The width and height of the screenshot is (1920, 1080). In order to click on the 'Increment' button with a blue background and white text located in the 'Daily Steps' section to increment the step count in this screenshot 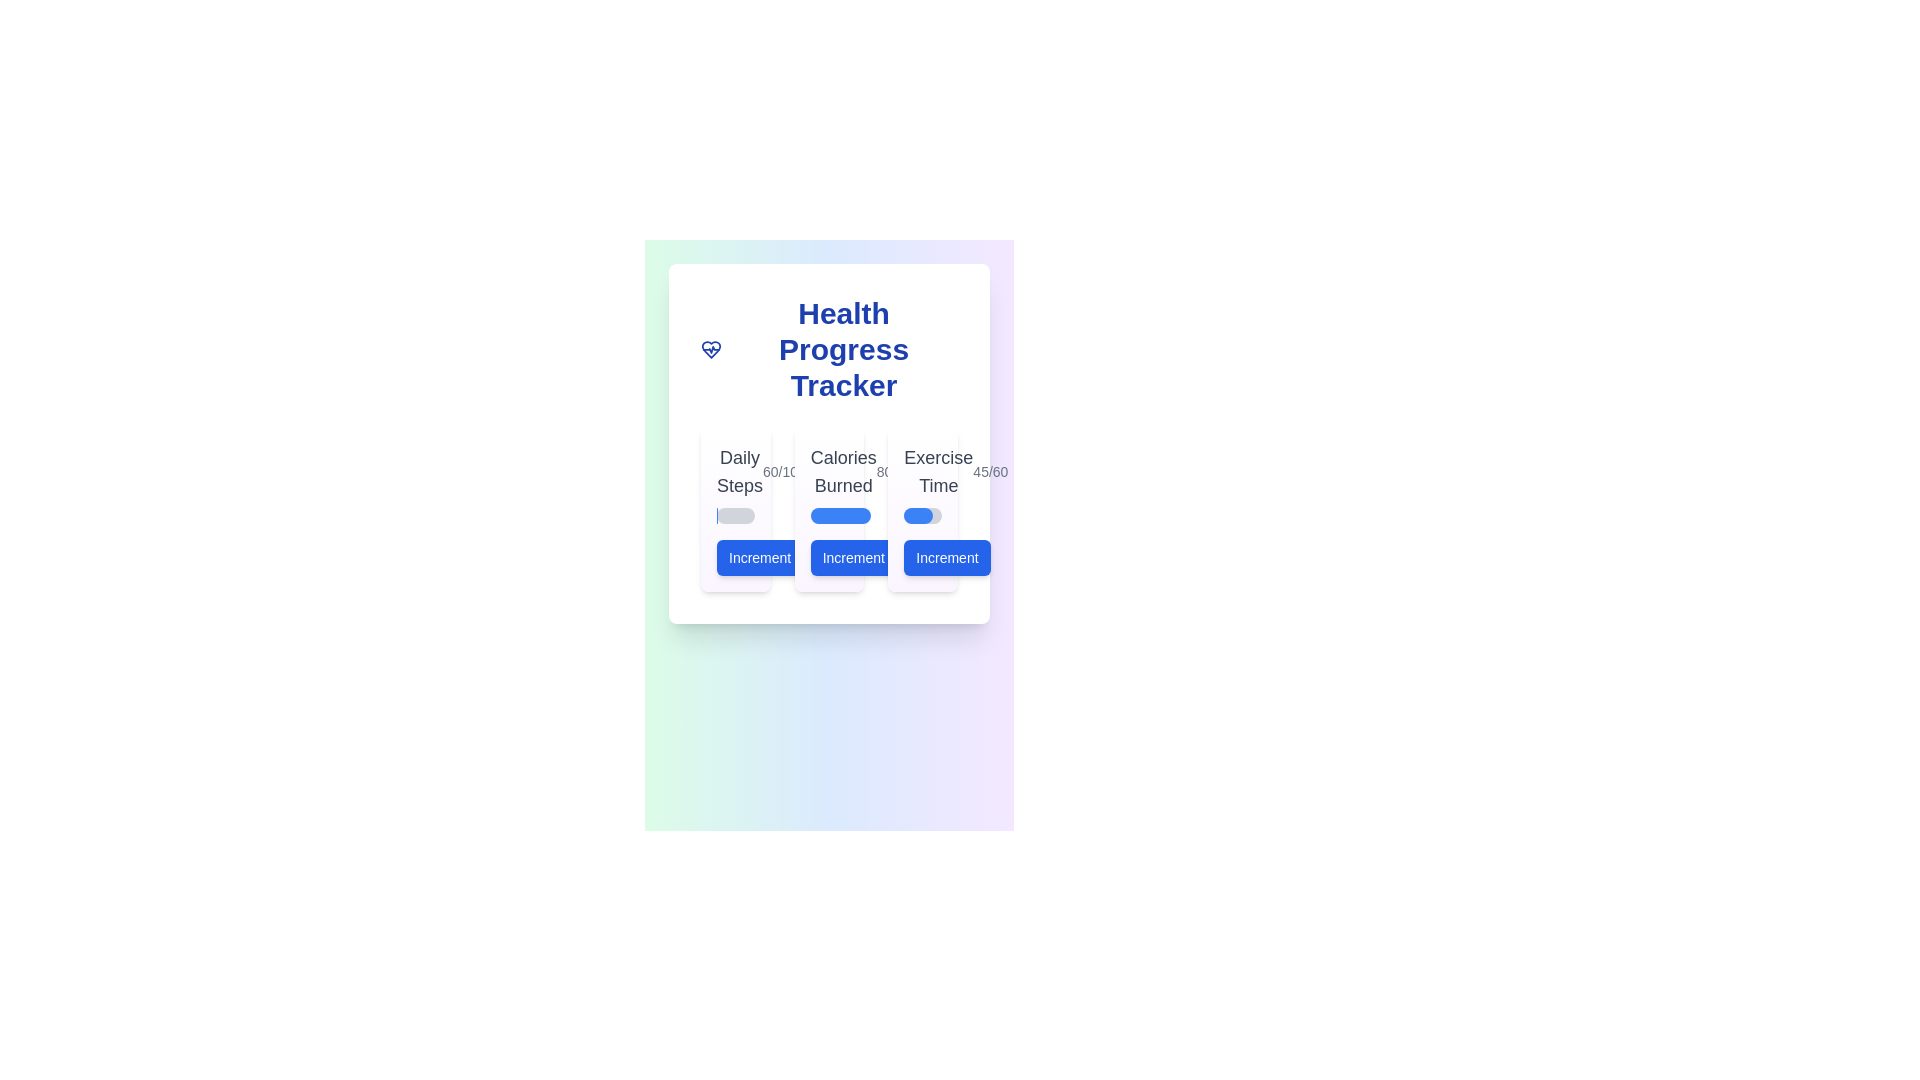, I will do `click(734, 558)`.